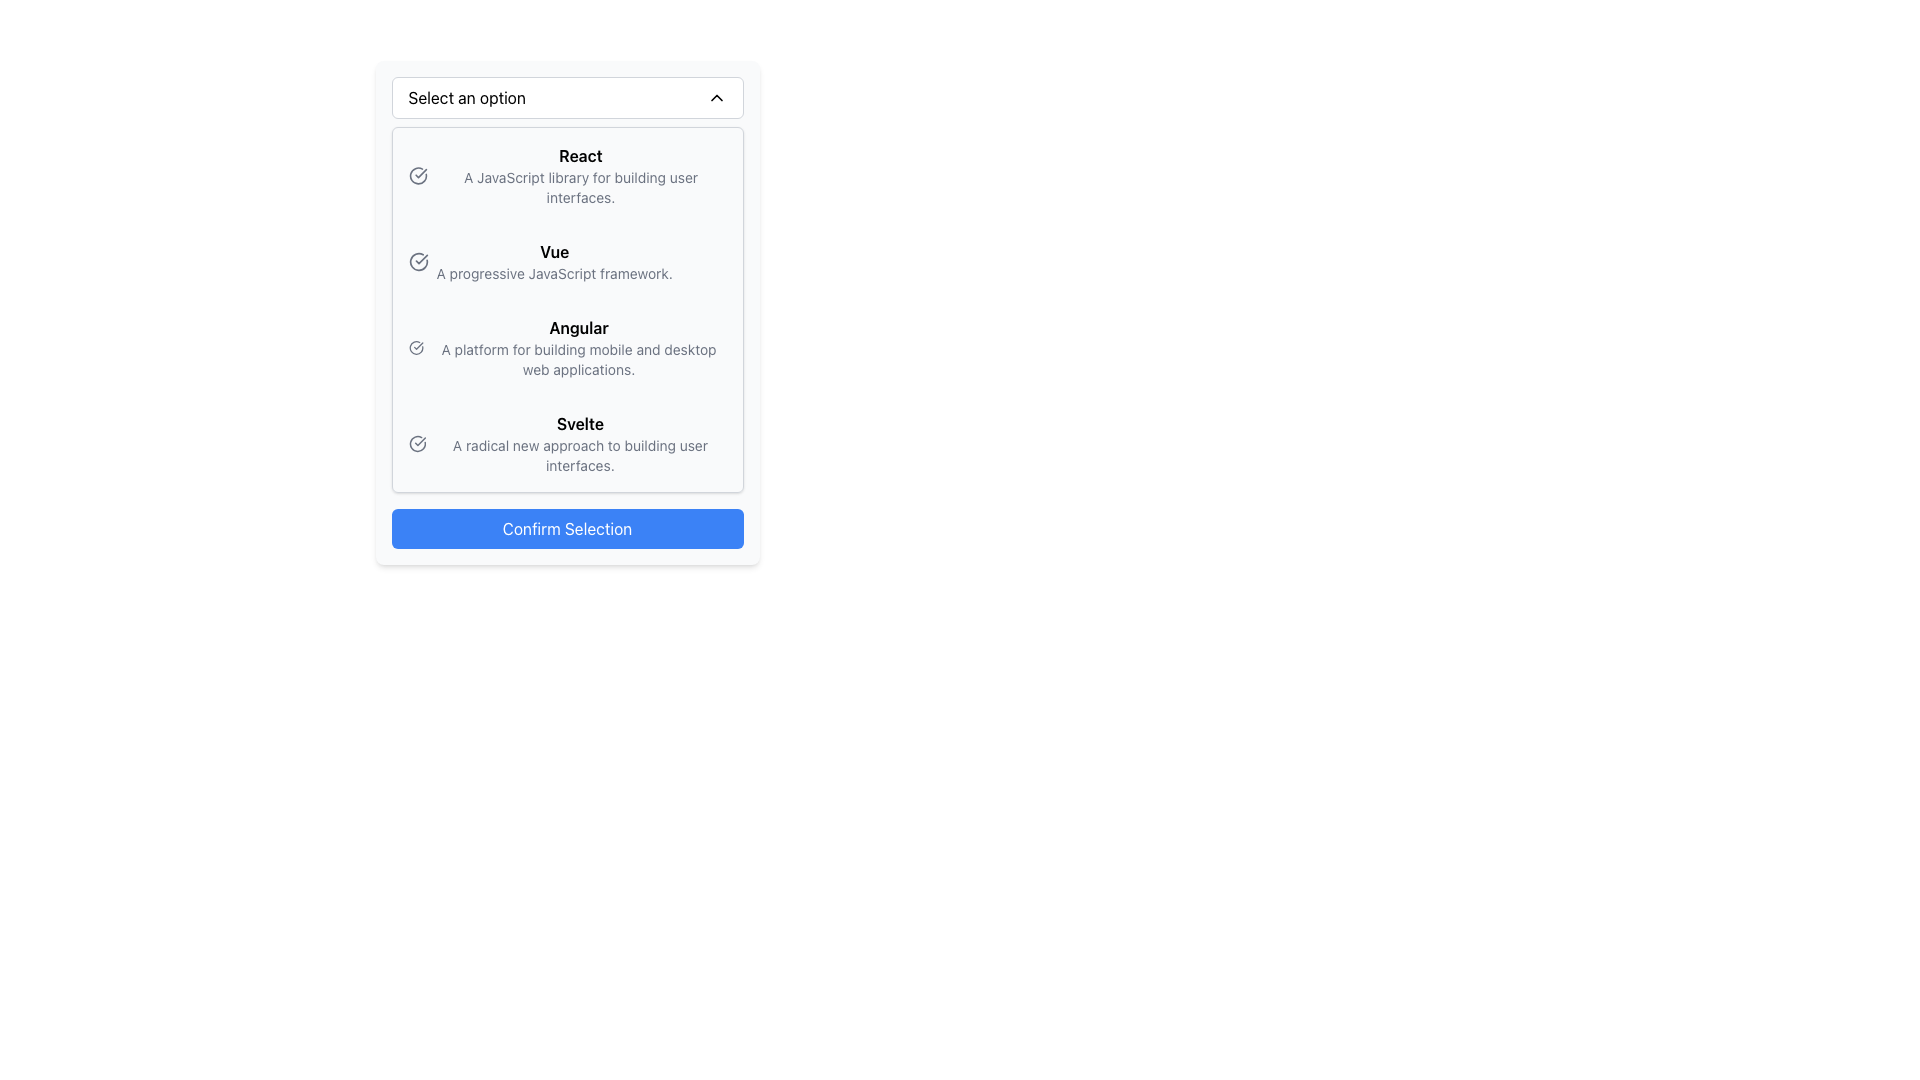 The width and height of the screenshot is (1920, 1080). I want to click on the third selectable option in the list representing Angular, so click(566, 346).